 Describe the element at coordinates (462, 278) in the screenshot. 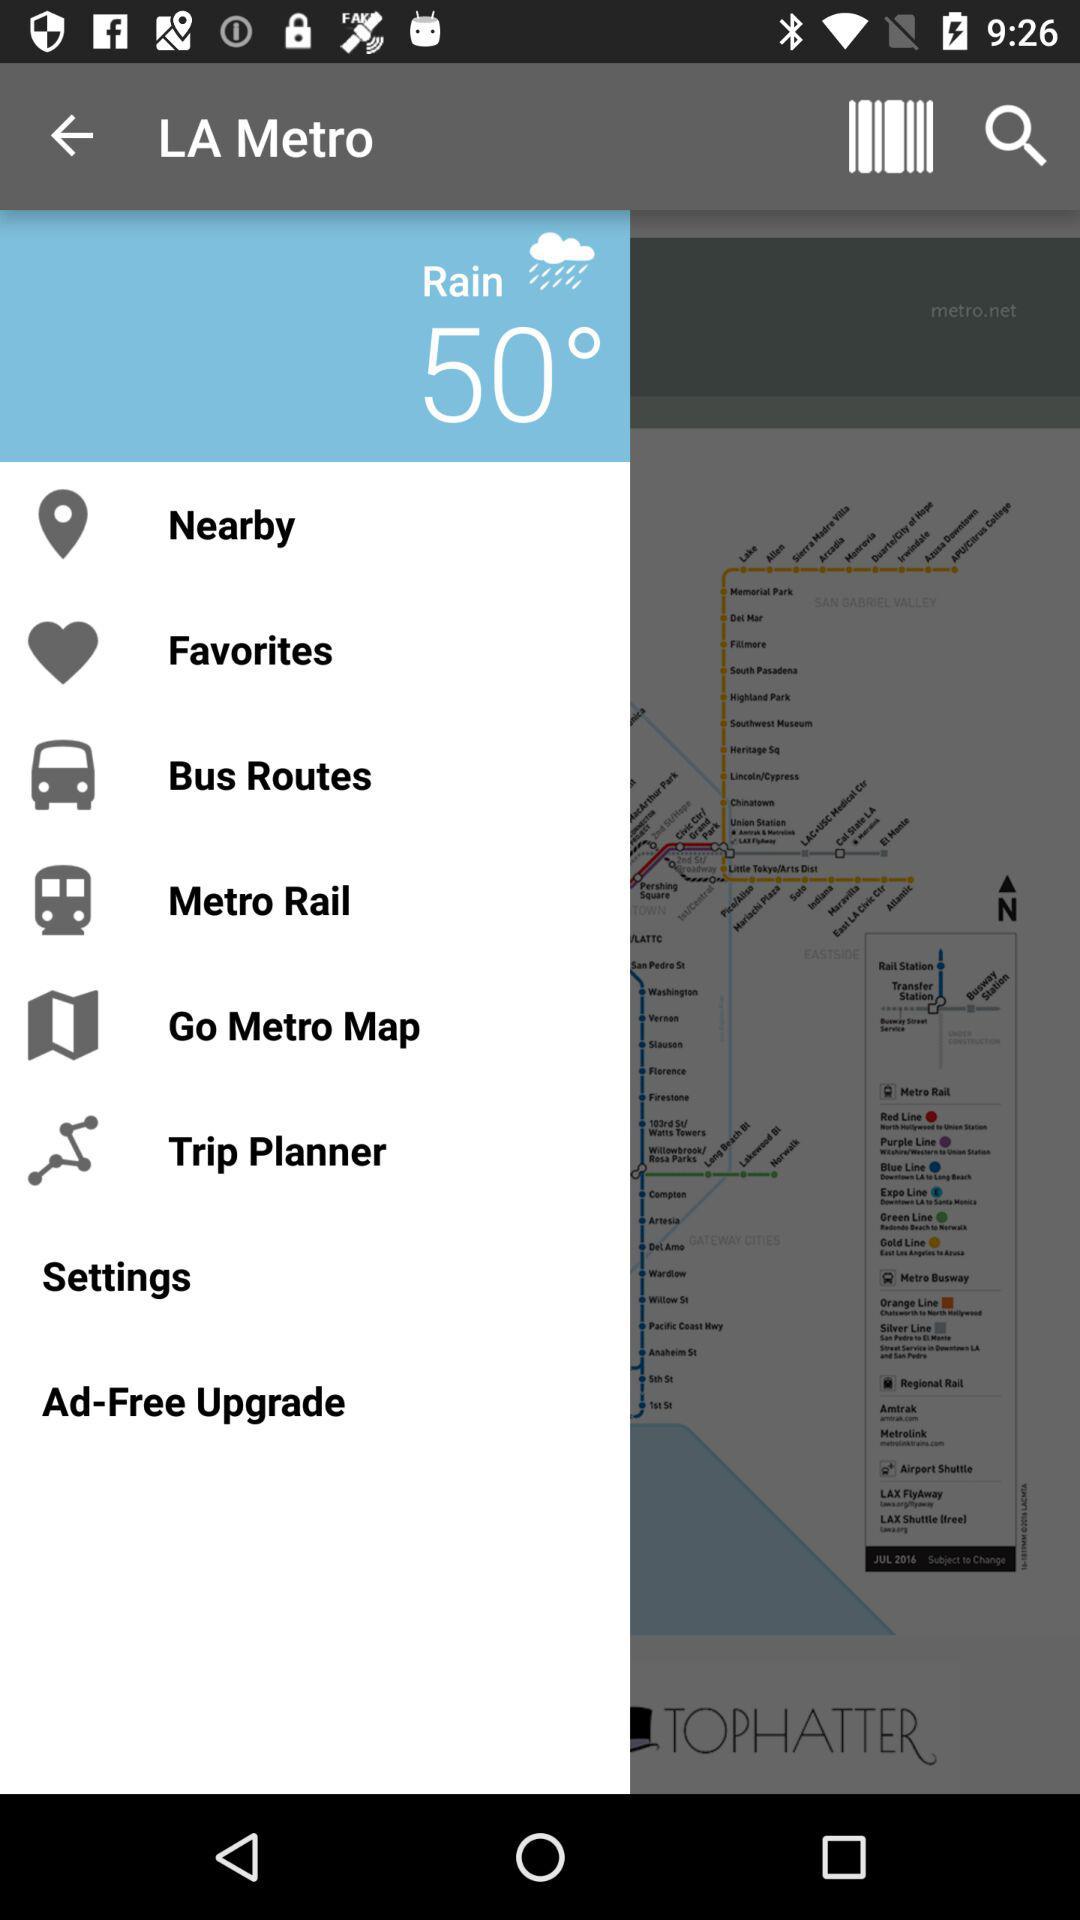

I see `the rain` at that location.